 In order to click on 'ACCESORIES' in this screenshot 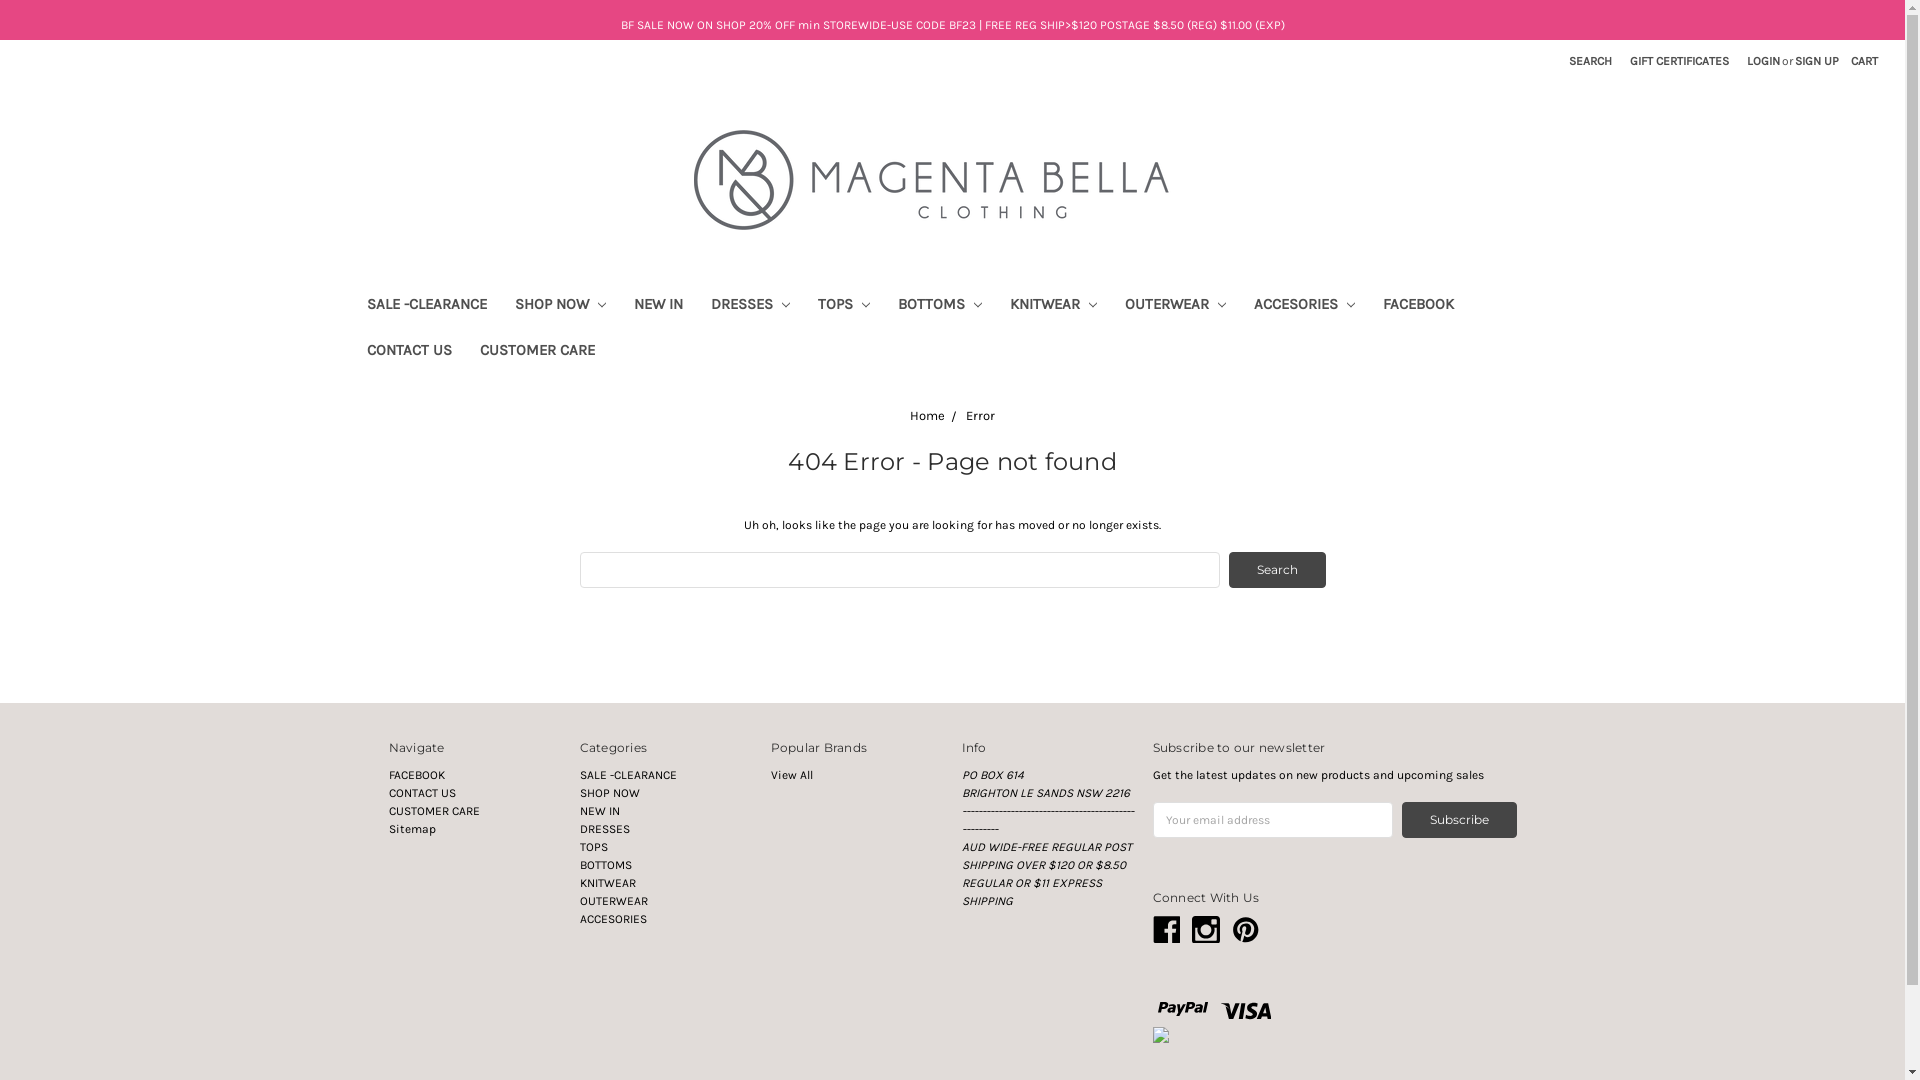, I will do `click(1304, 307)`.